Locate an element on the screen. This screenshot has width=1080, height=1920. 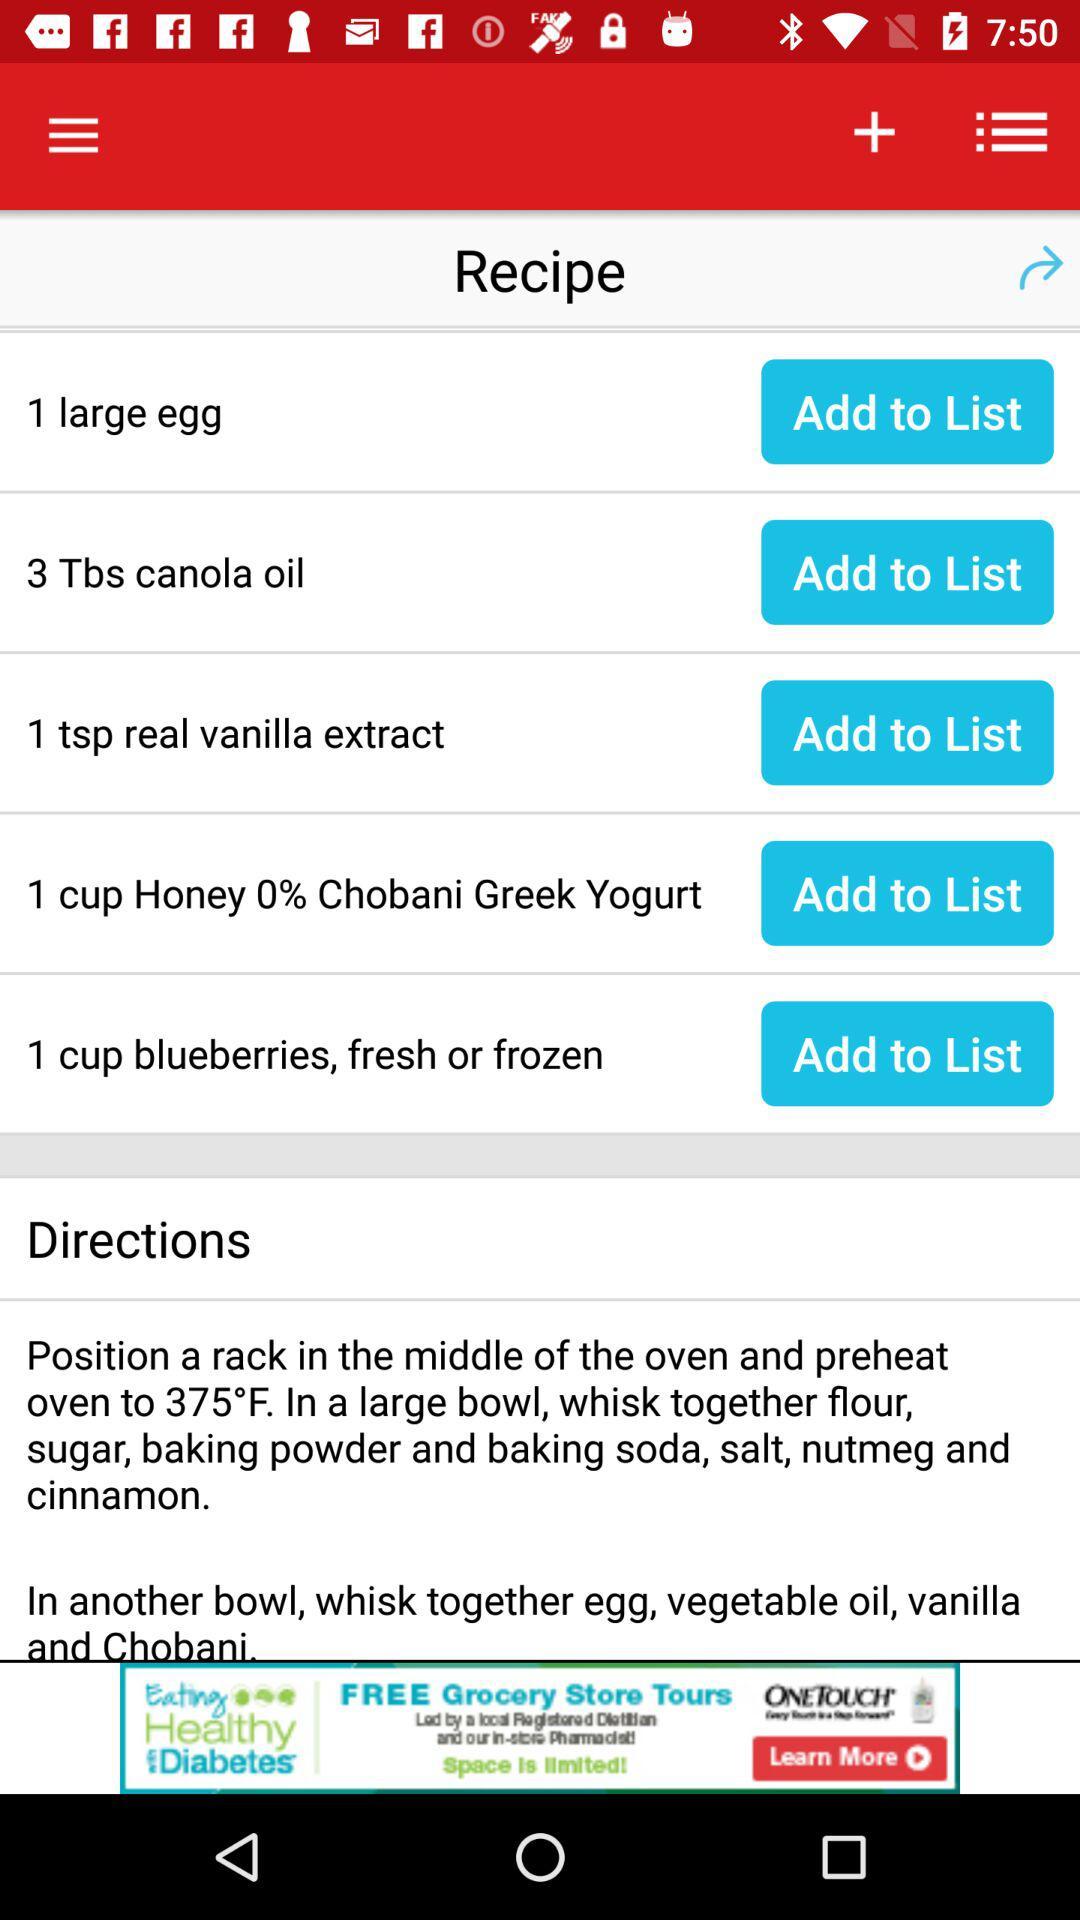
icon next to  icon at top right is located at coordinates (1011, 130).